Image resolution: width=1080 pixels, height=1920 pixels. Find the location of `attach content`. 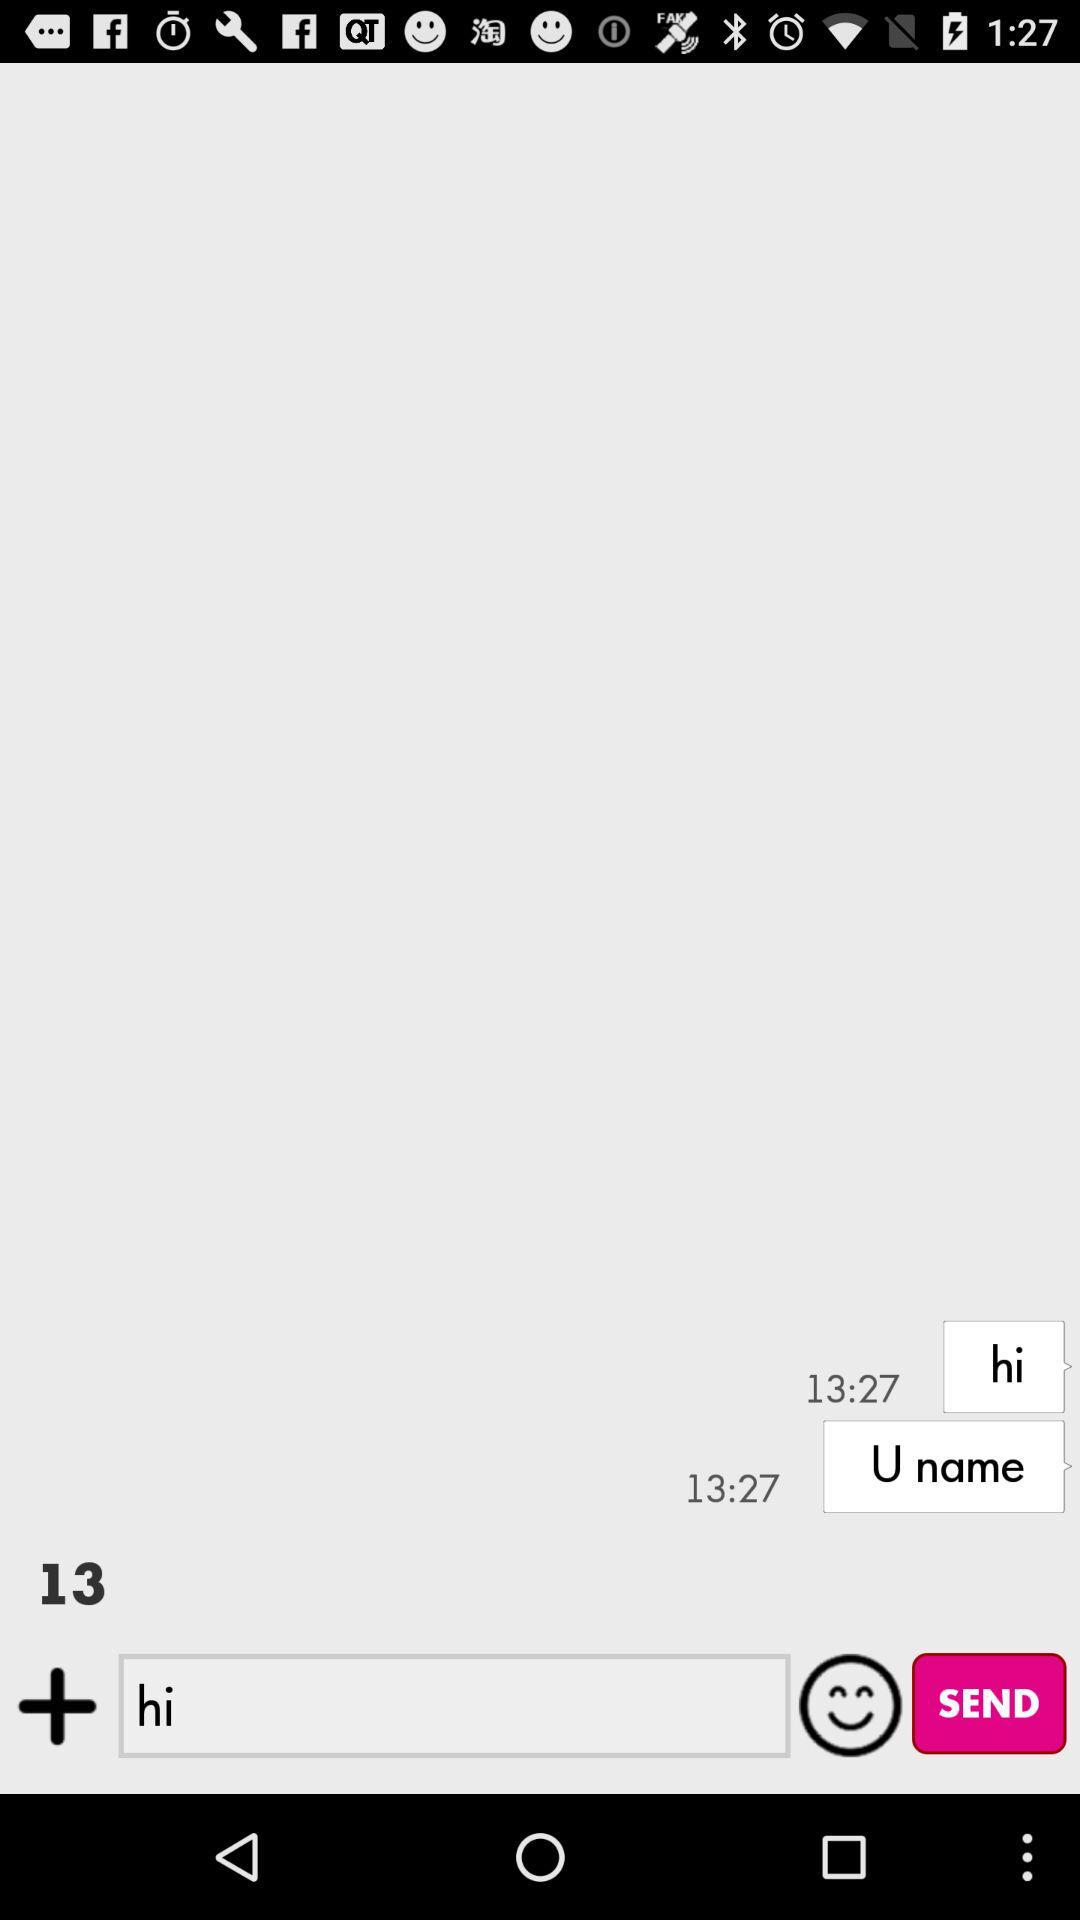

attach content is located at coordinates (56, 1705).